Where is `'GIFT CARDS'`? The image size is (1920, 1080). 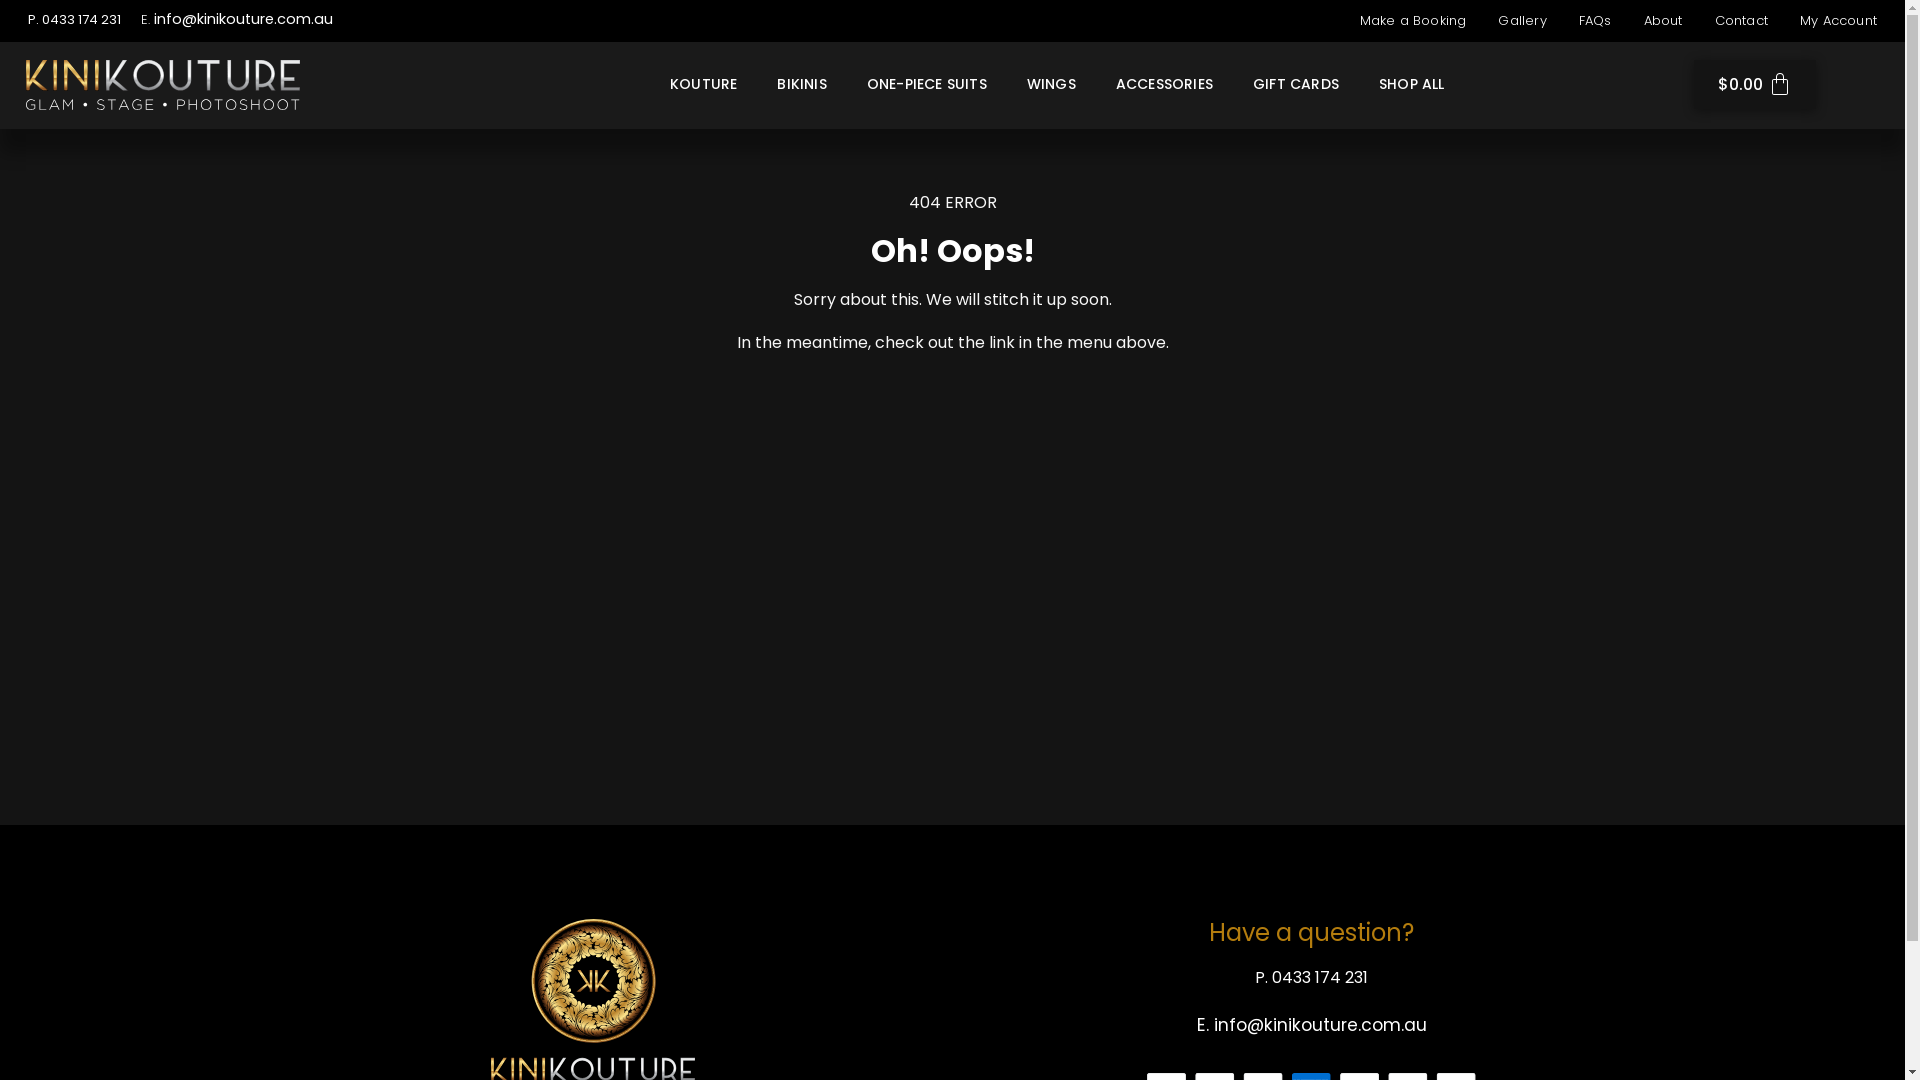
'GIFT CARDS' is located at coordinates (1296, 83).